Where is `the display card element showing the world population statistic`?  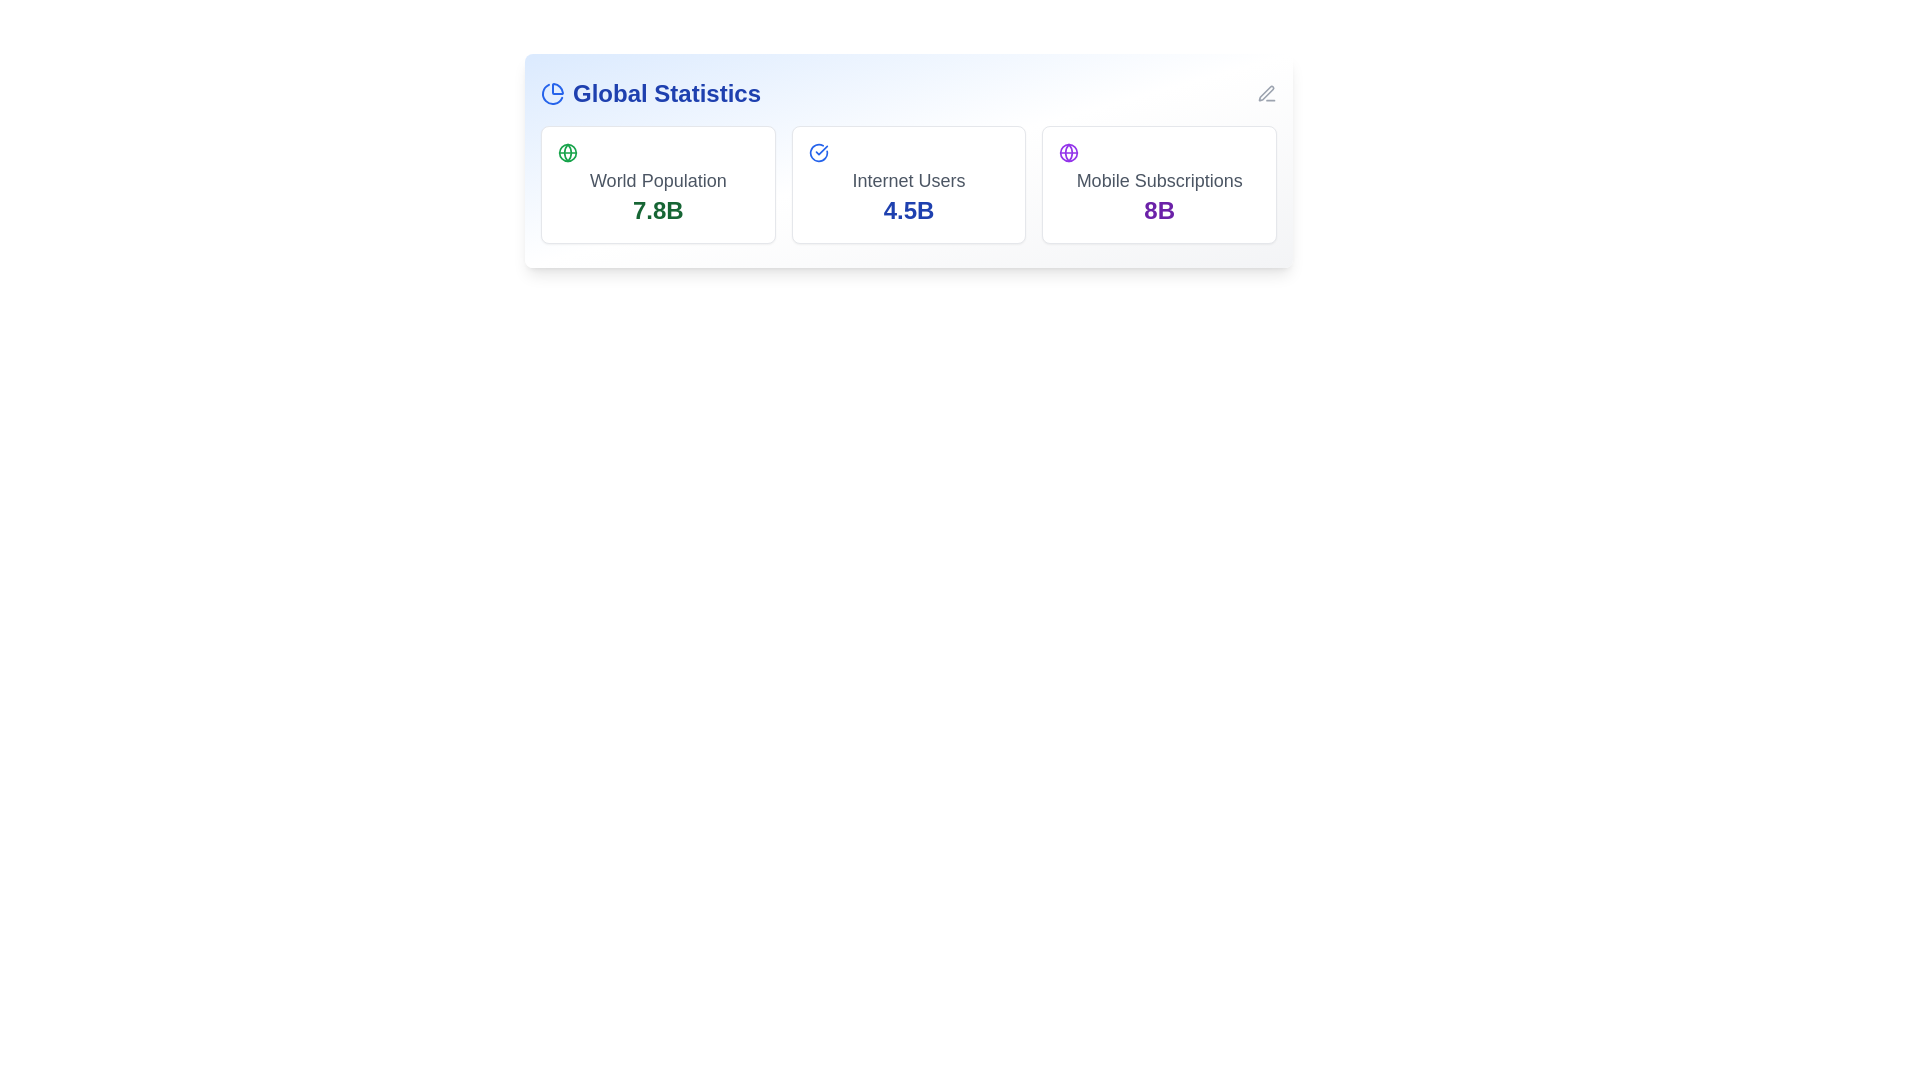
the display card element showing the world population statistic is located at coordinates (658, 185).